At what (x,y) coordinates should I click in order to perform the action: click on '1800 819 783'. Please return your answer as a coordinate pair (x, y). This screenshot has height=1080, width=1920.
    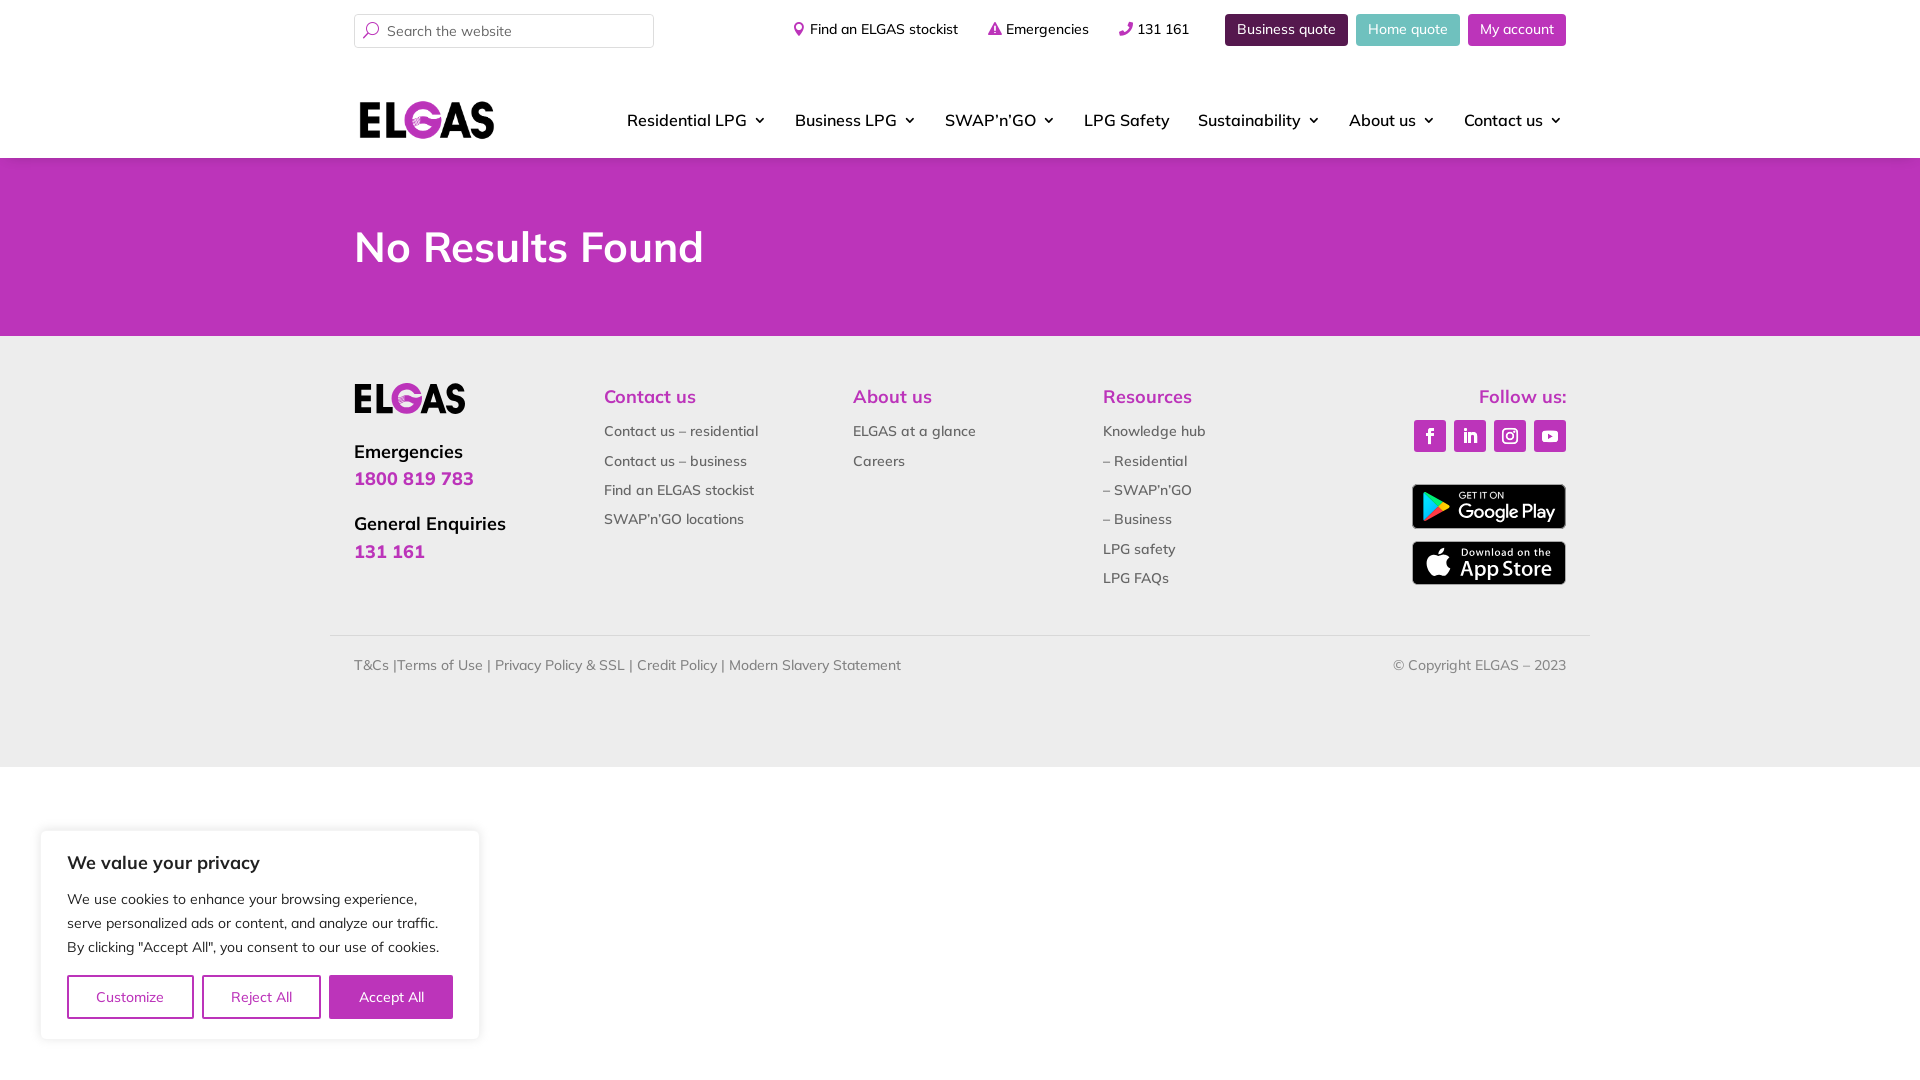
    Looking at the image, I should click on (412, 478).